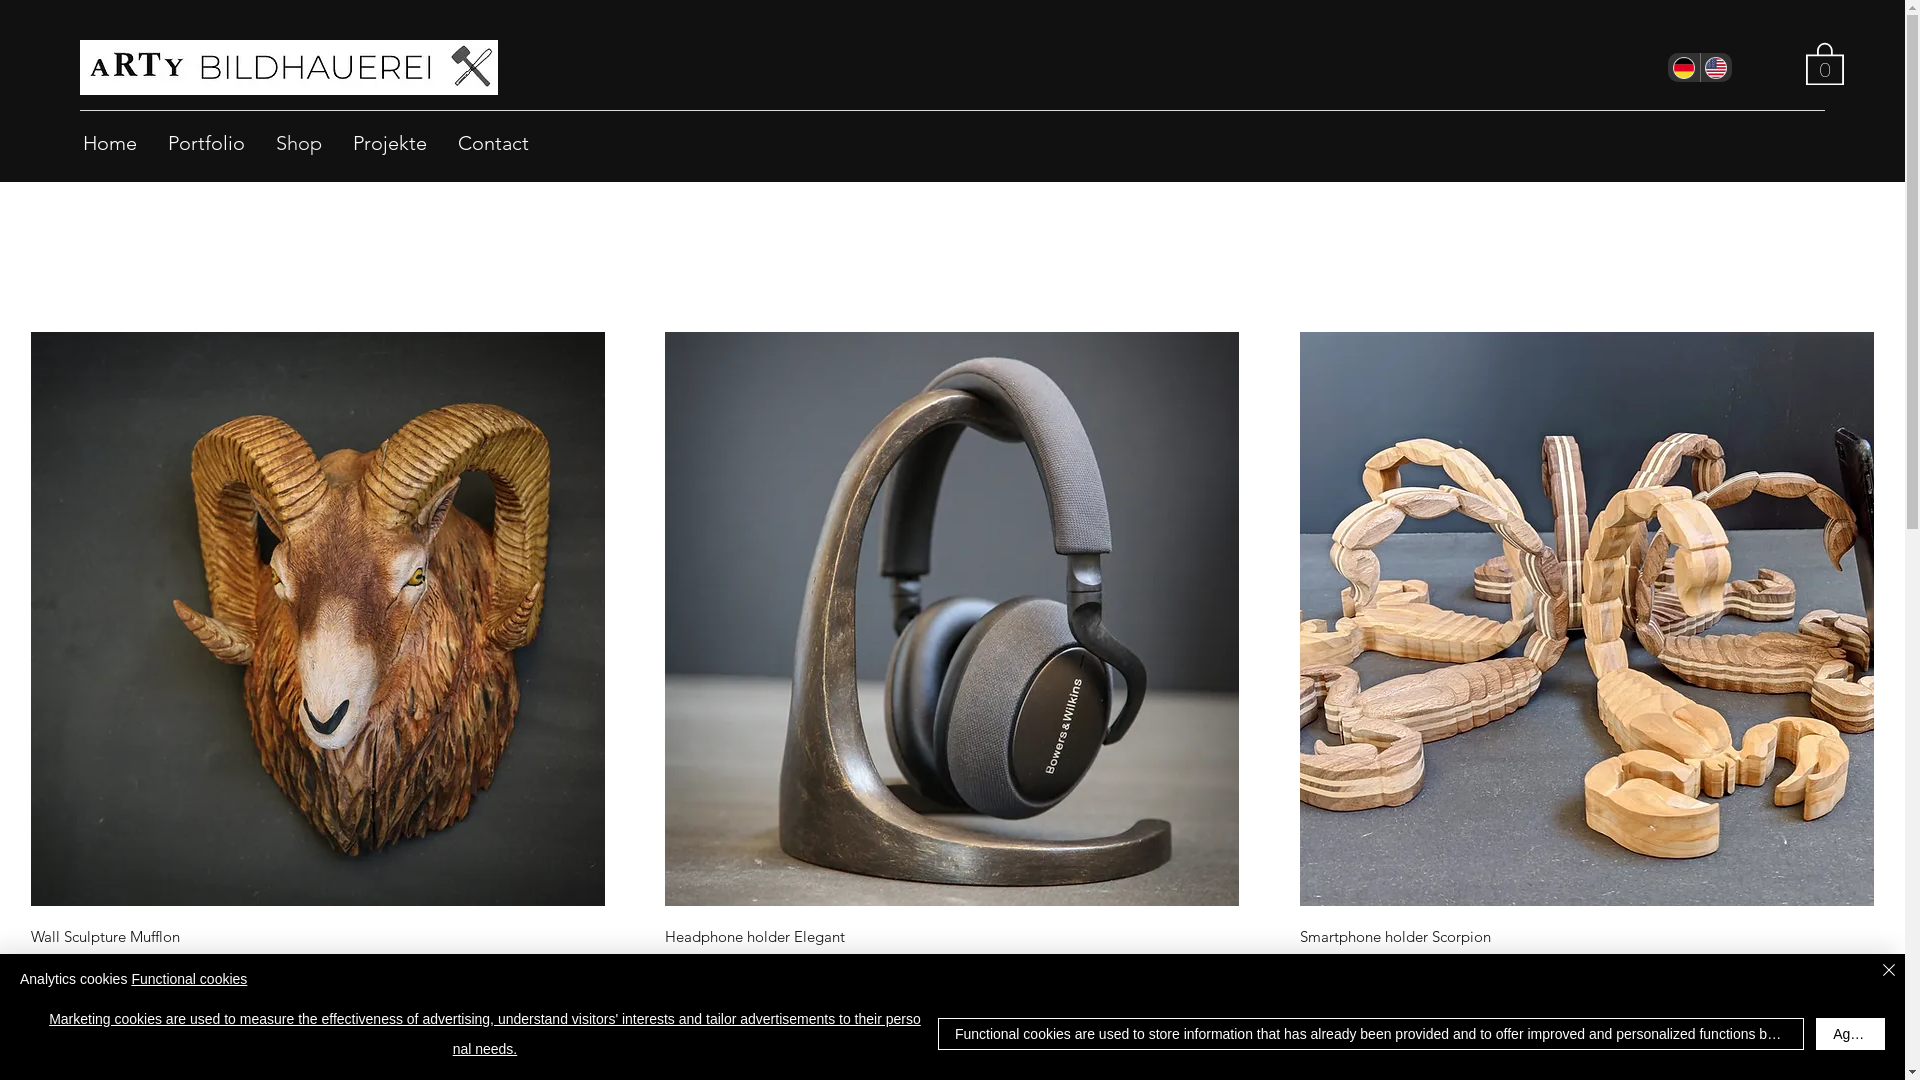 The image size is (1920, 1080). I want to click on 'Shop', so click(259, 141).